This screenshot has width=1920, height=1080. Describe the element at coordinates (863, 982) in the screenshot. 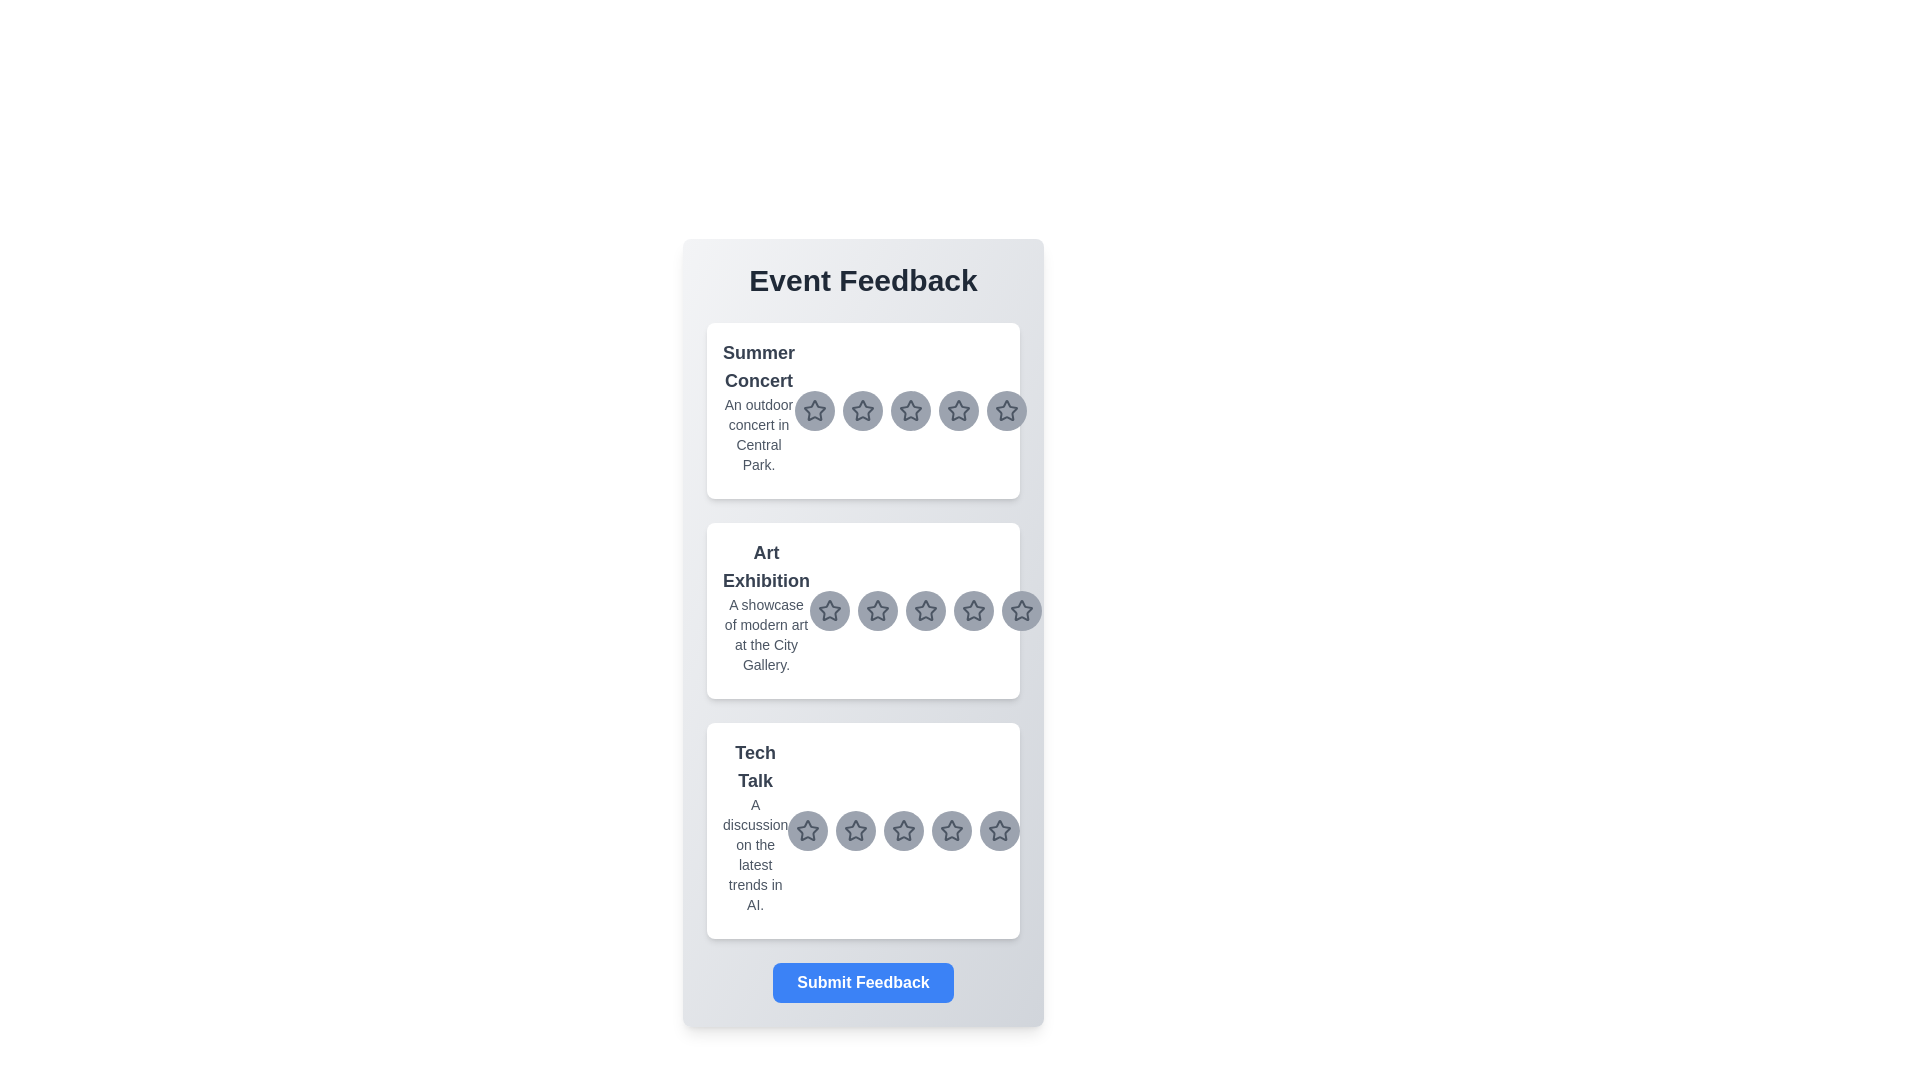

I see `the 'Submit Feedback' button to submit the ratings` at that location.